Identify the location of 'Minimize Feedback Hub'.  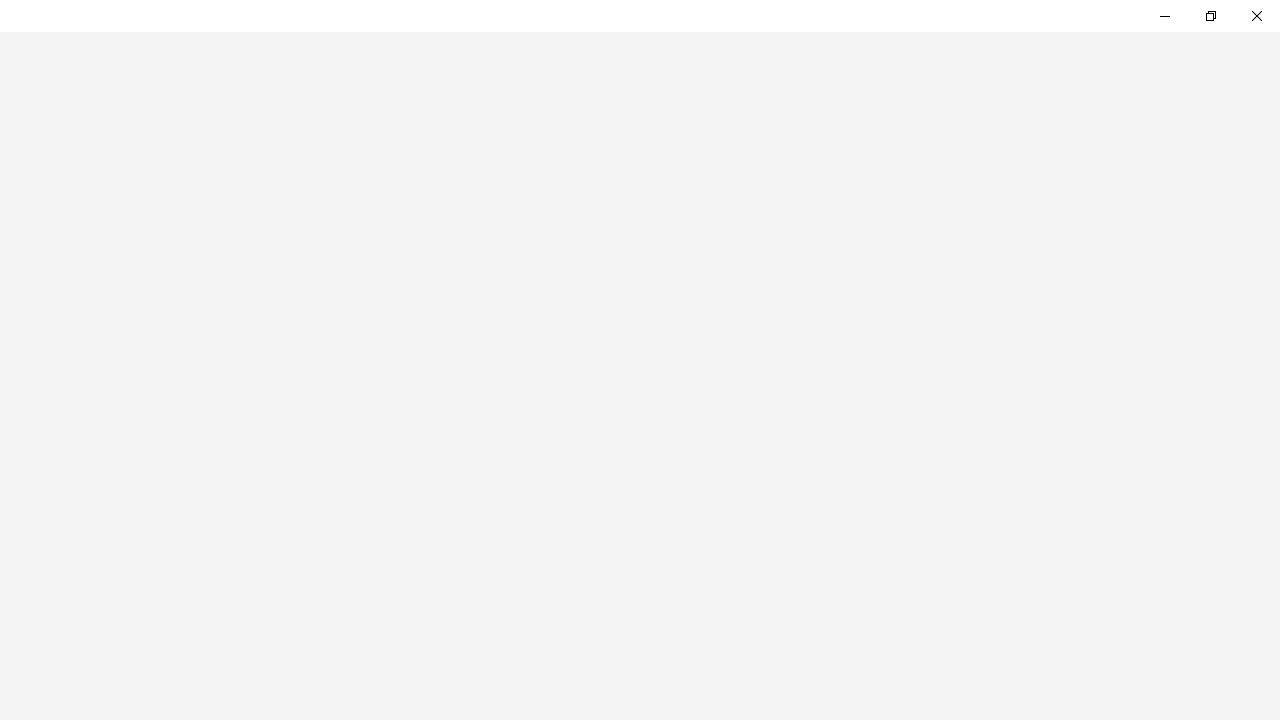
(1164, 15).